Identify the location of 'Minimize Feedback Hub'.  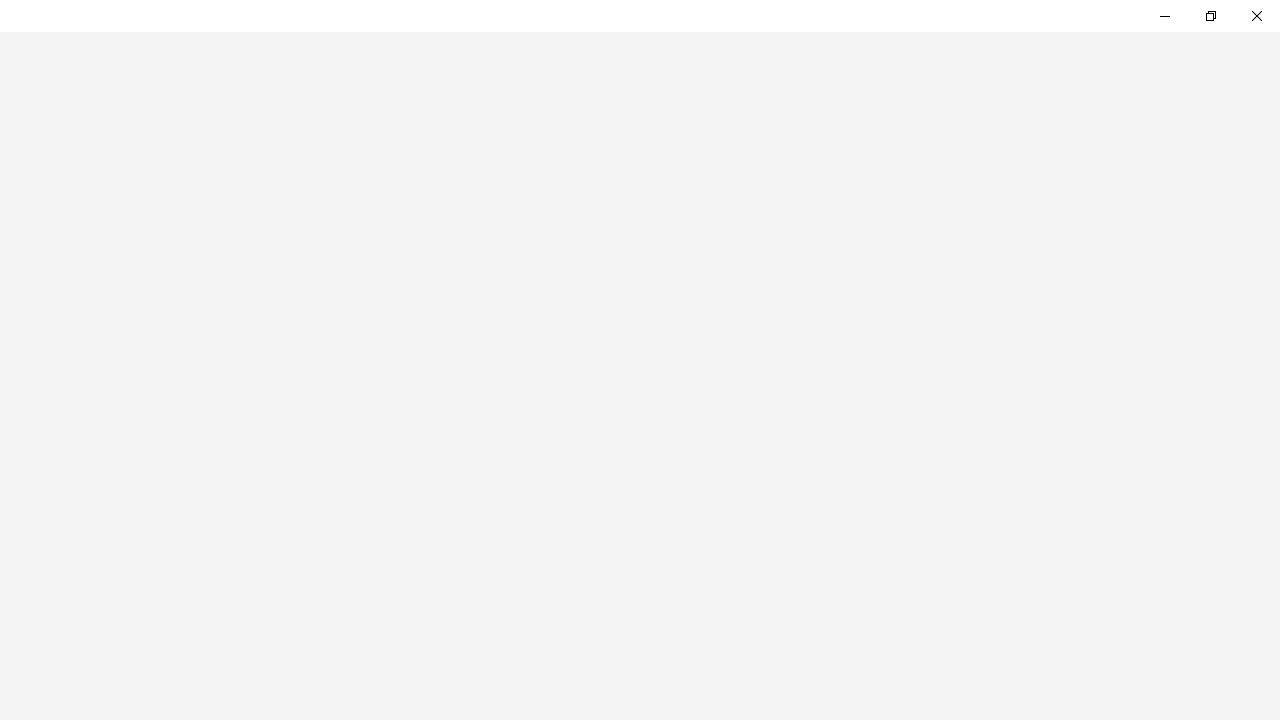
(1164, 15).